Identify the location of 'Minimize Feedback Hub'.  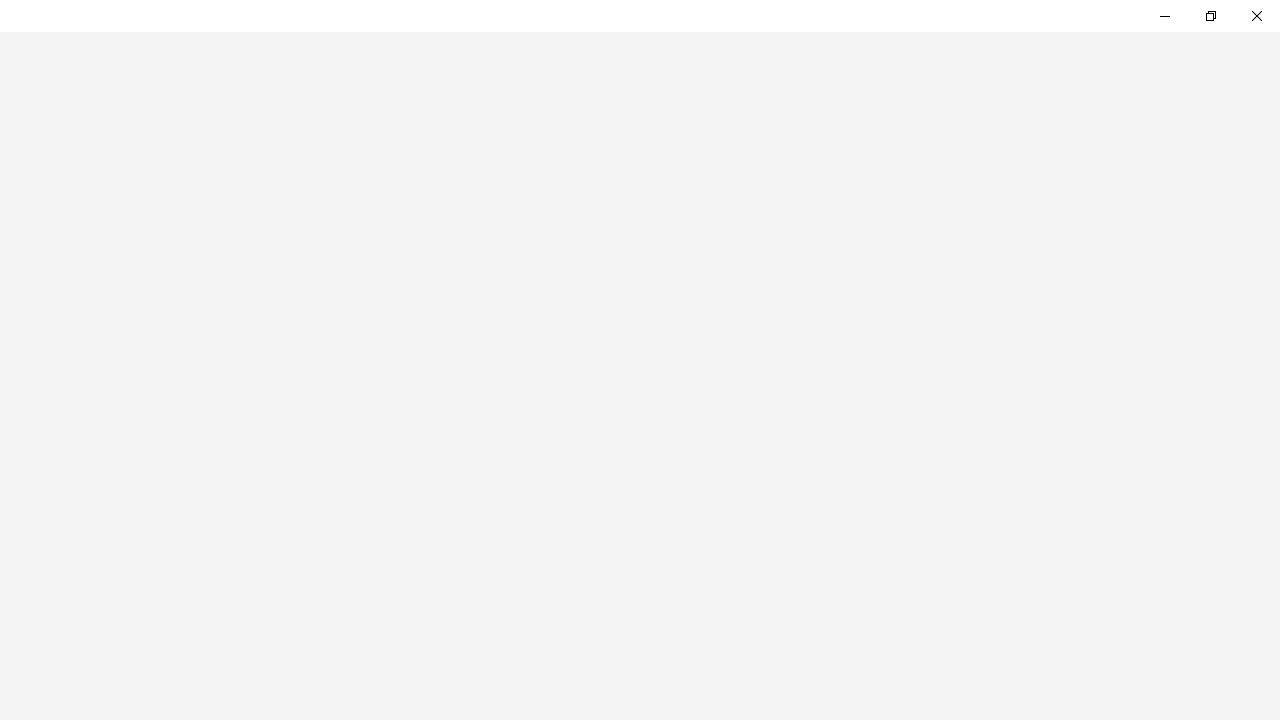
(1164, 15).